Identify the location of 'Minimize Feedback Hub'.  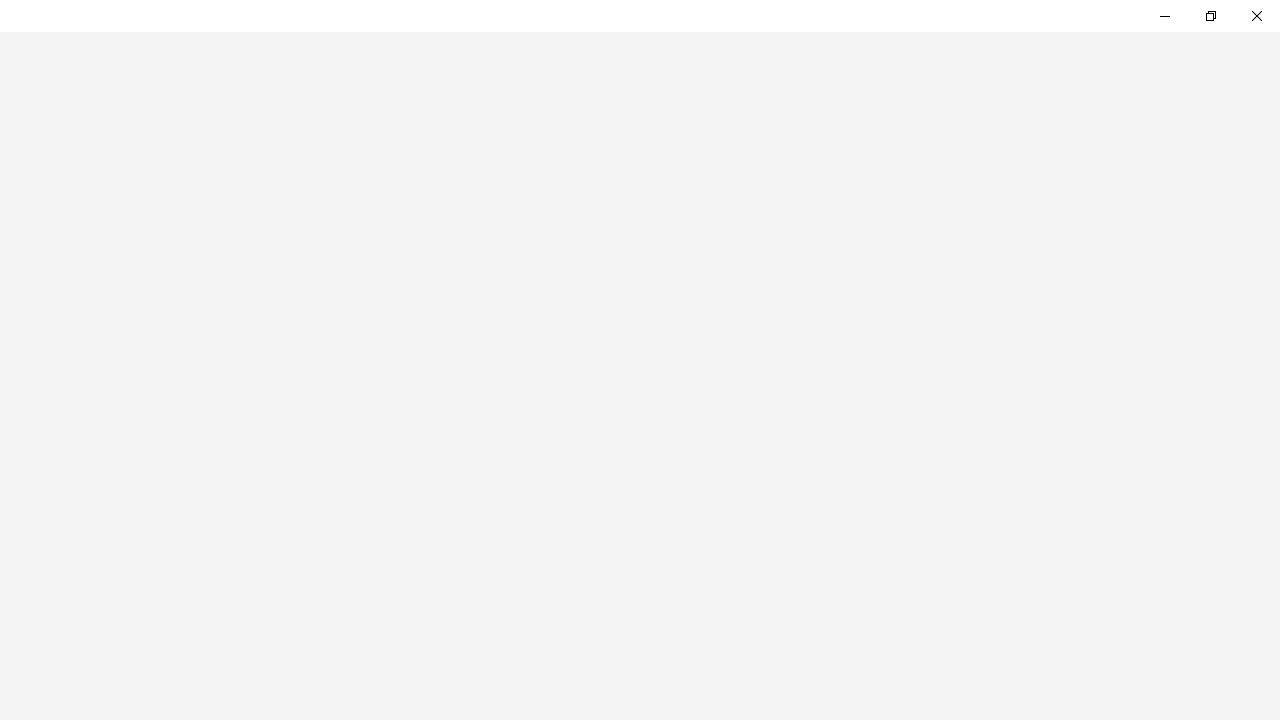
(1164, 15).